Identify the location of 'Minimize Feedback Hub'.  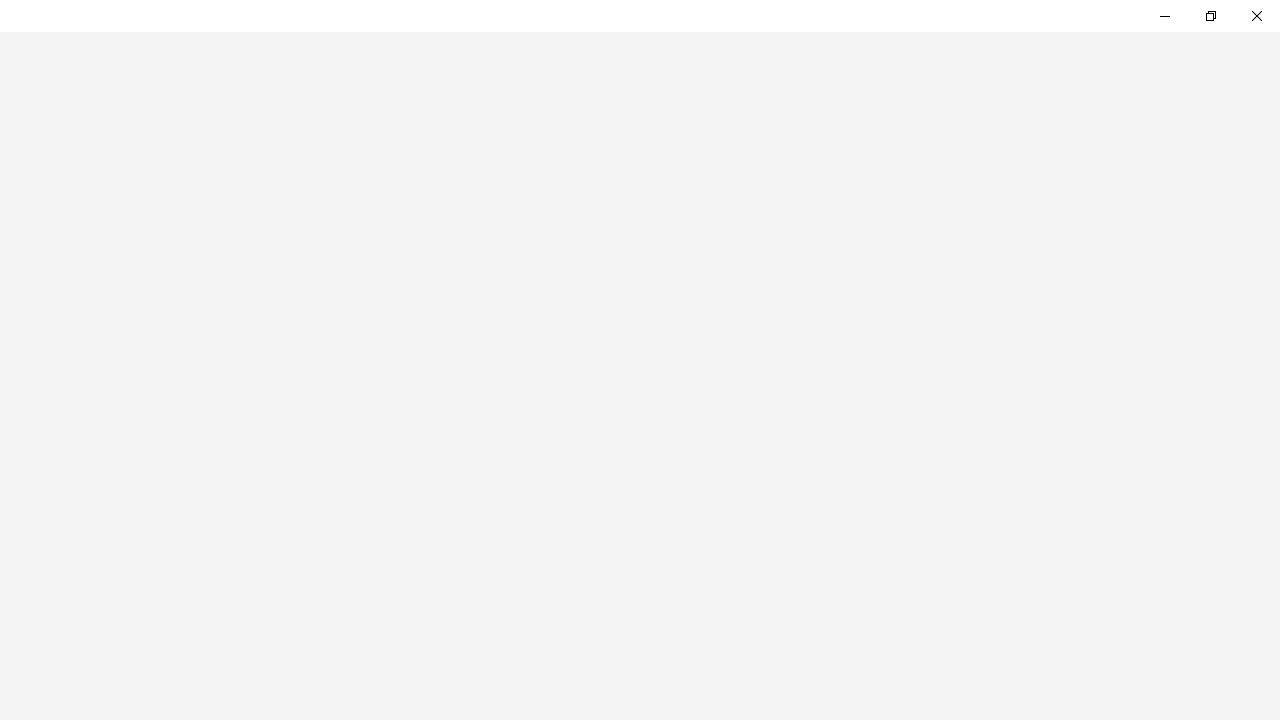
(1164, 15).